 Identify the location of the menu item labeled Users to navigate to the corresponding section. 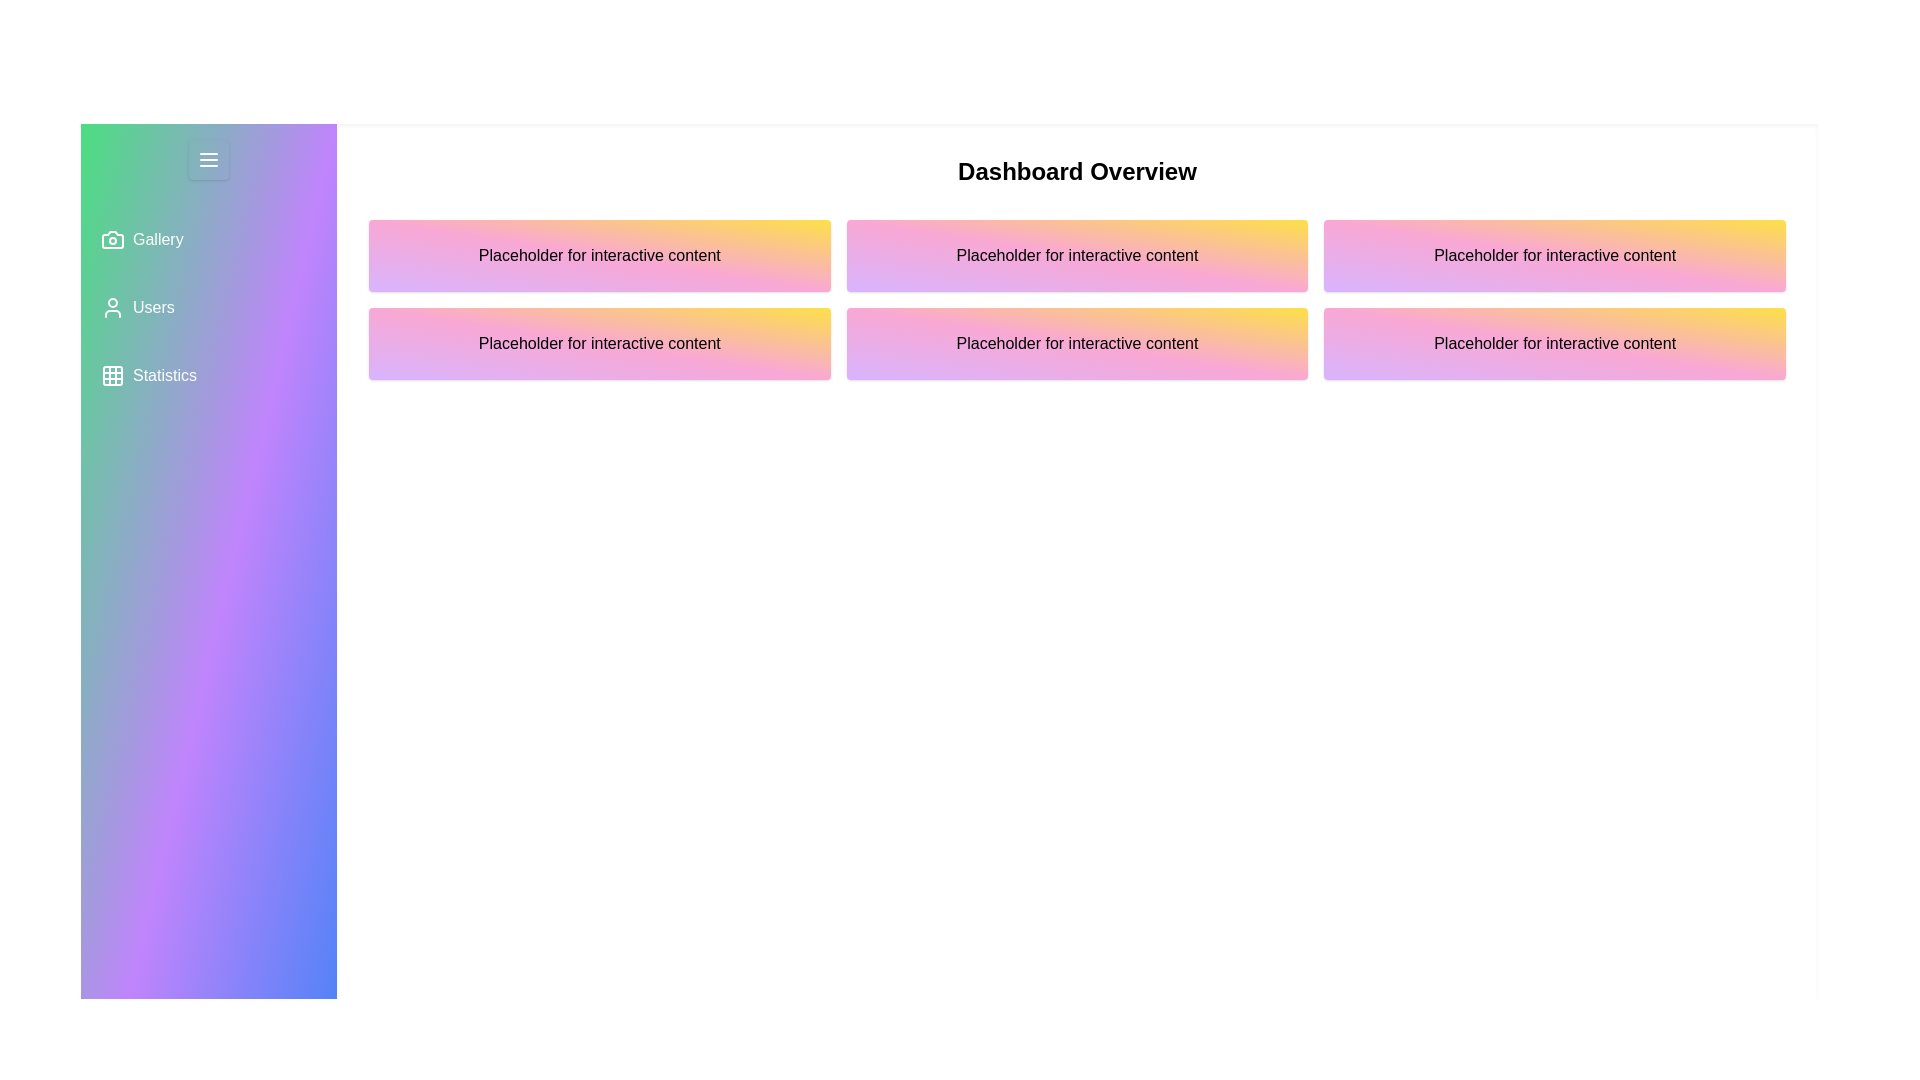
(209, 308).